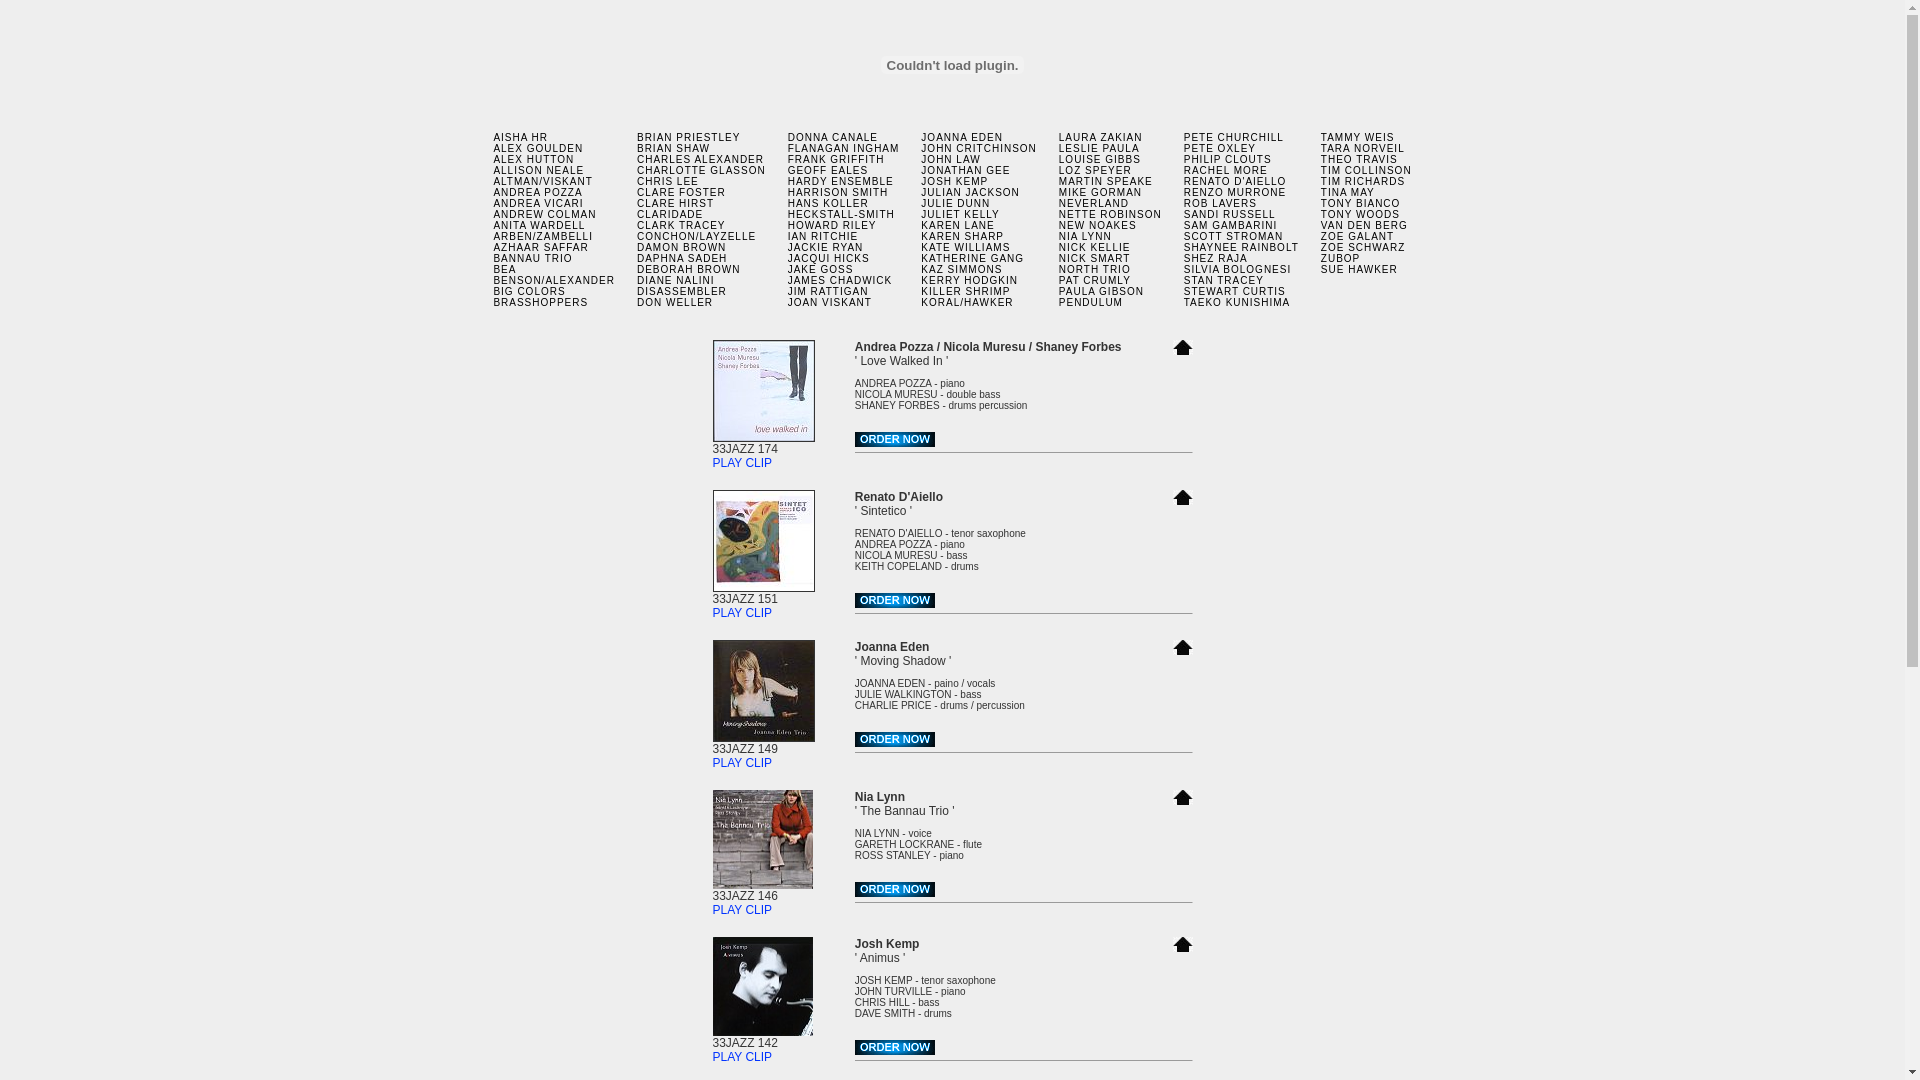  I want to click on 'BRIAN PRIESTLEY', so click(688, 136).